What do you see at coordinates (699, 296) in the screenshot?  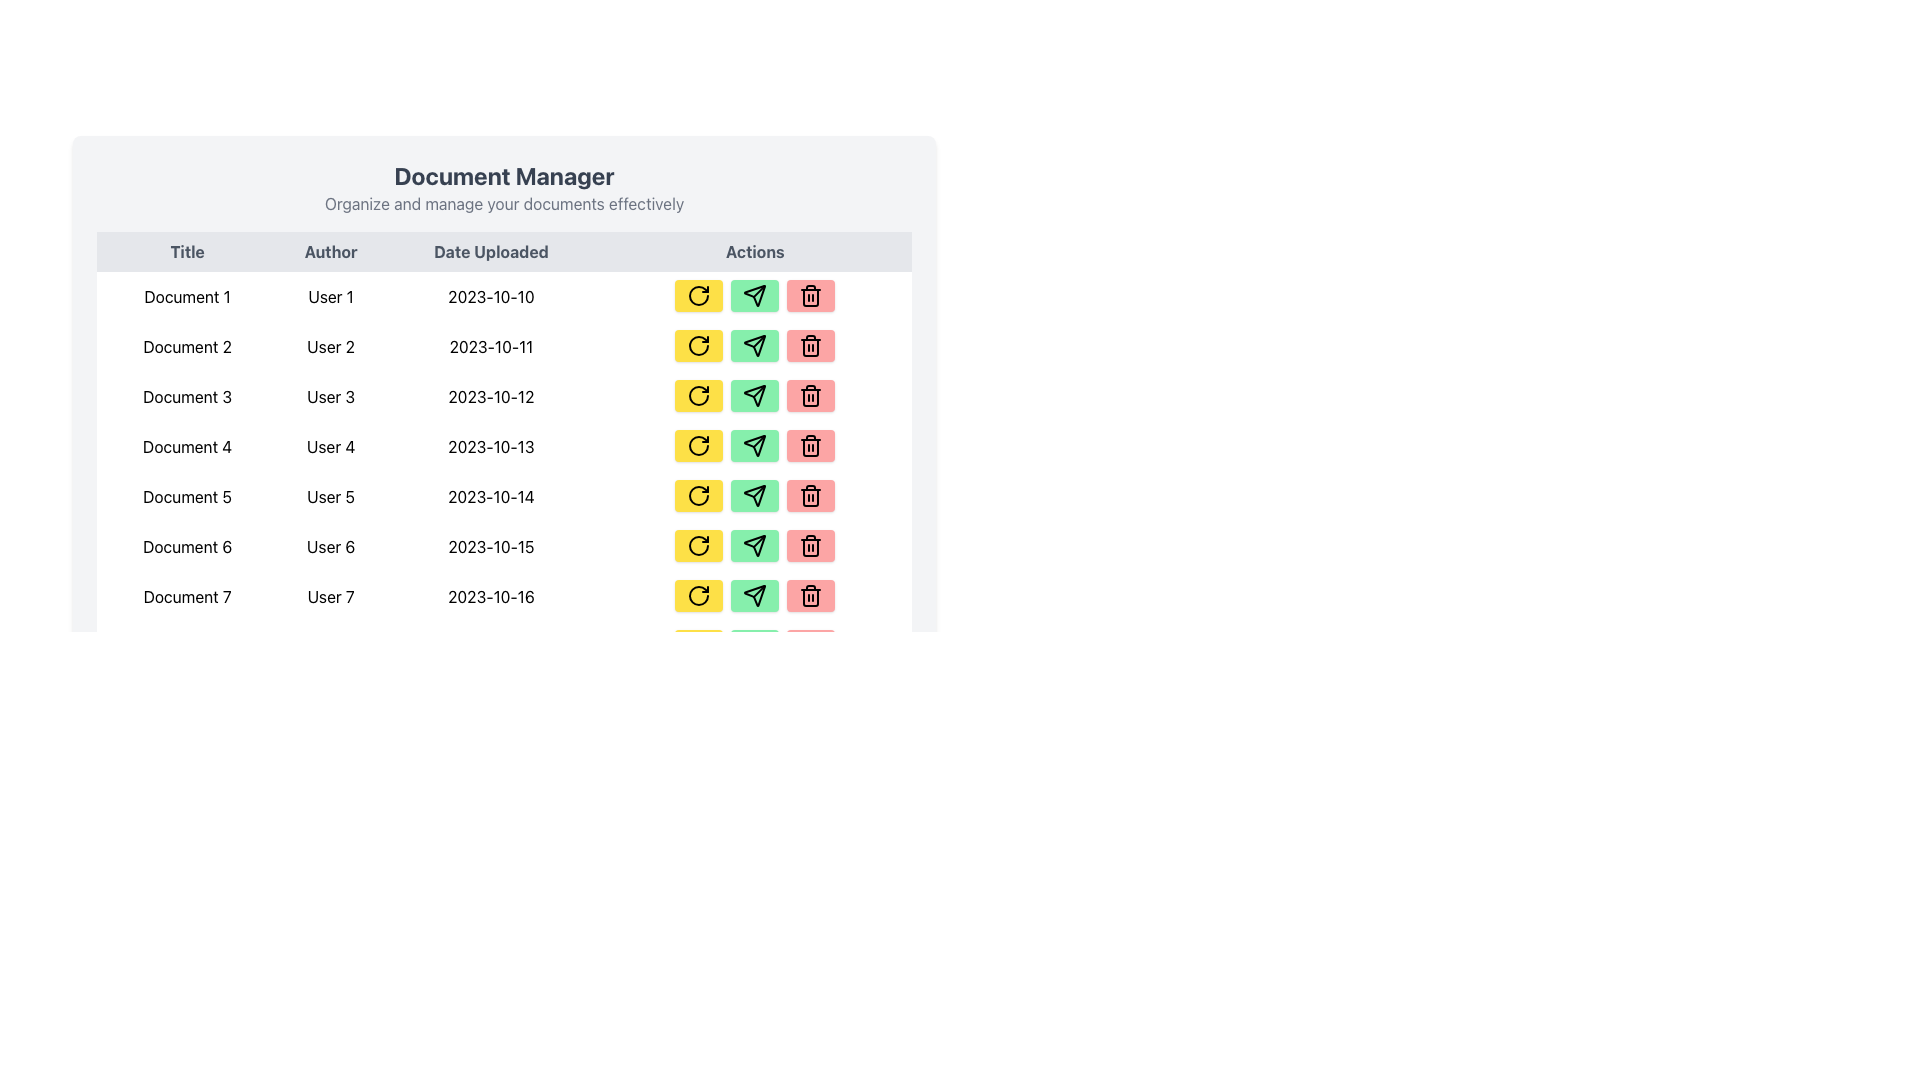 I see `the refresh button located in the 'Actions' column of the first row of the table` at bounding box center [699, 296].